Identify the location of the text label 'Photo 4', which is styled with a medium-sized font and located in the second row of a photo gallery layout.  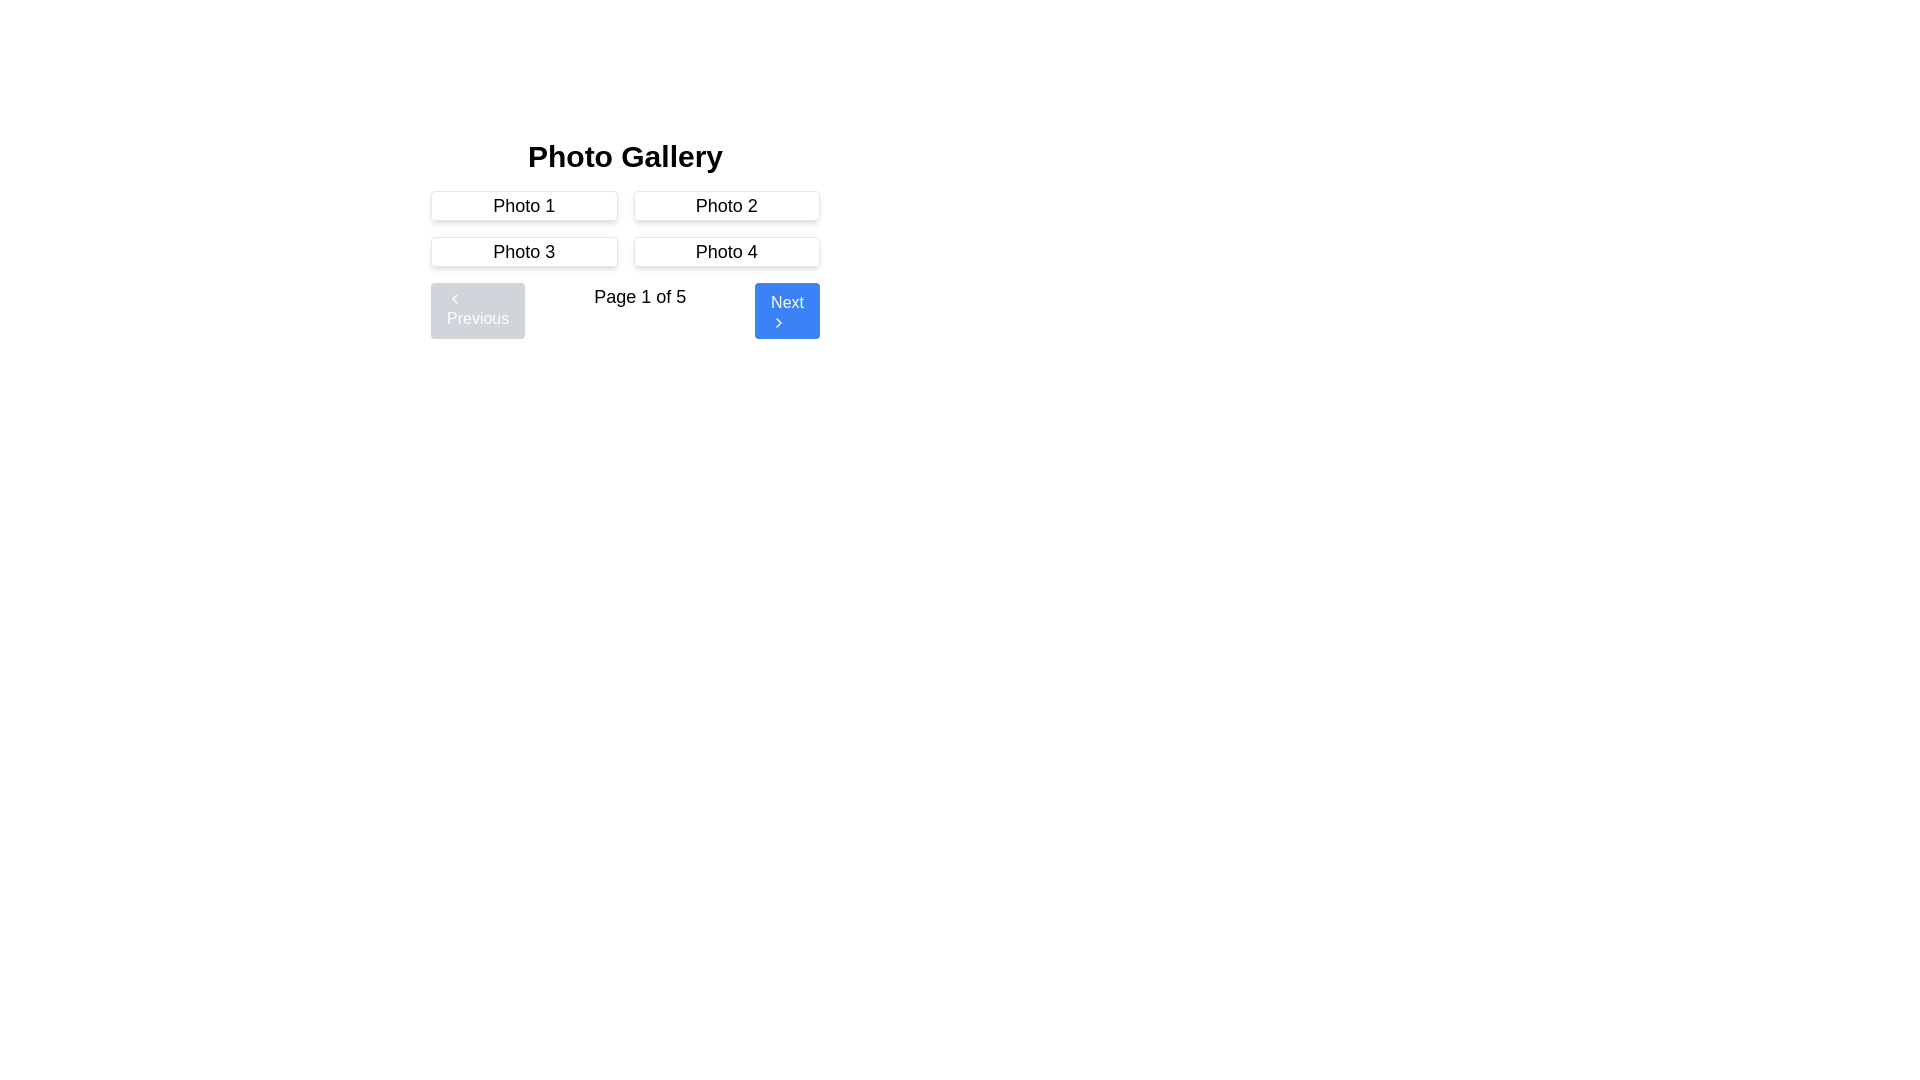
(725, 250).